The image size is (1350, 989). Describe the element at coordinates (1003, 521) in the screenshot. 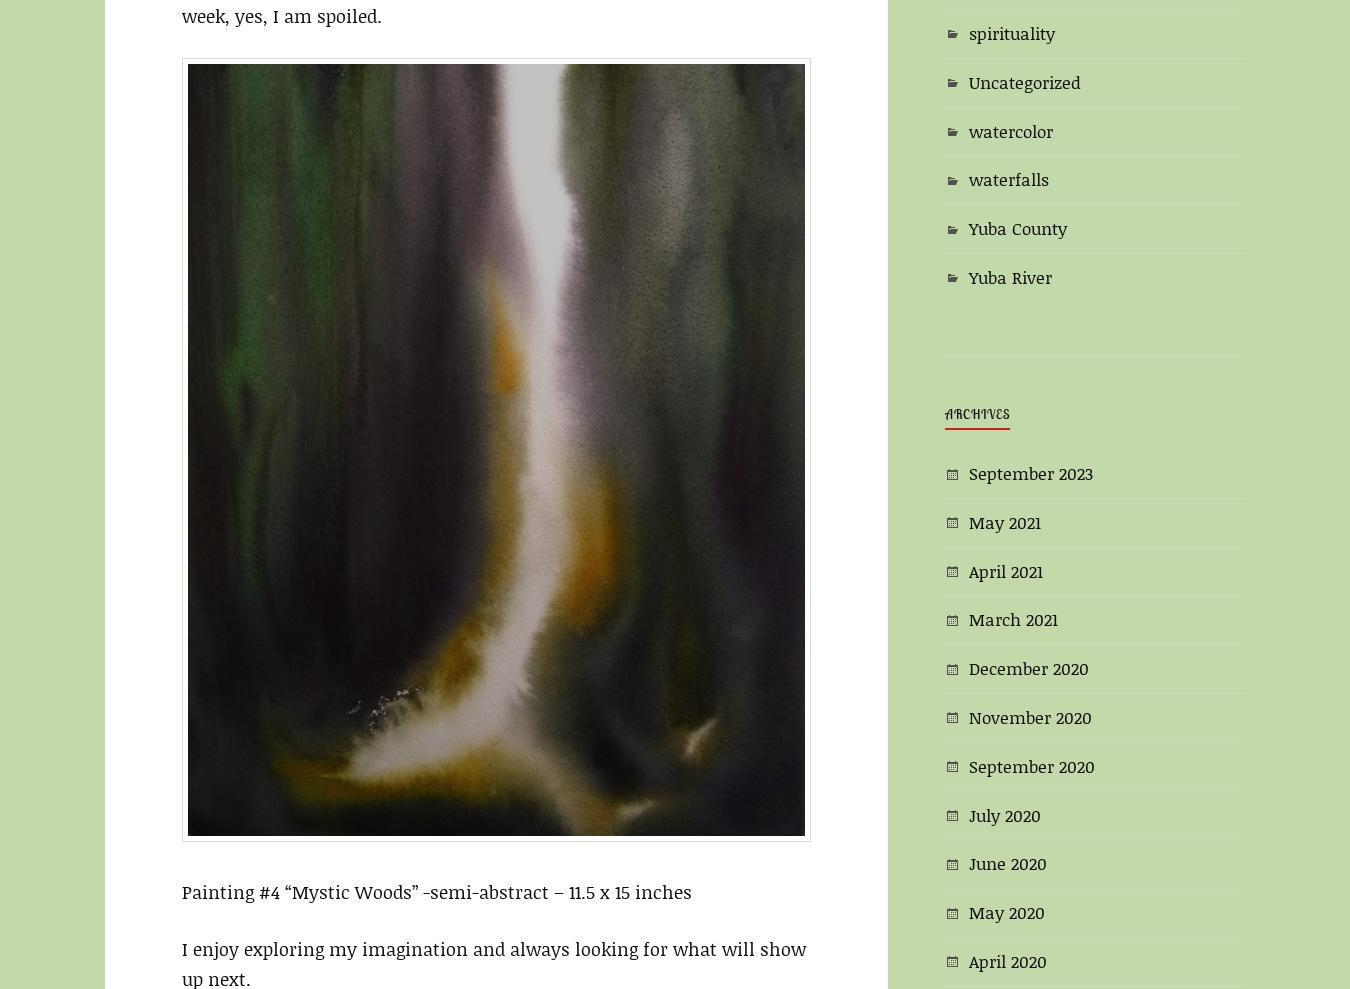

I see `'May 2021'` at that location.